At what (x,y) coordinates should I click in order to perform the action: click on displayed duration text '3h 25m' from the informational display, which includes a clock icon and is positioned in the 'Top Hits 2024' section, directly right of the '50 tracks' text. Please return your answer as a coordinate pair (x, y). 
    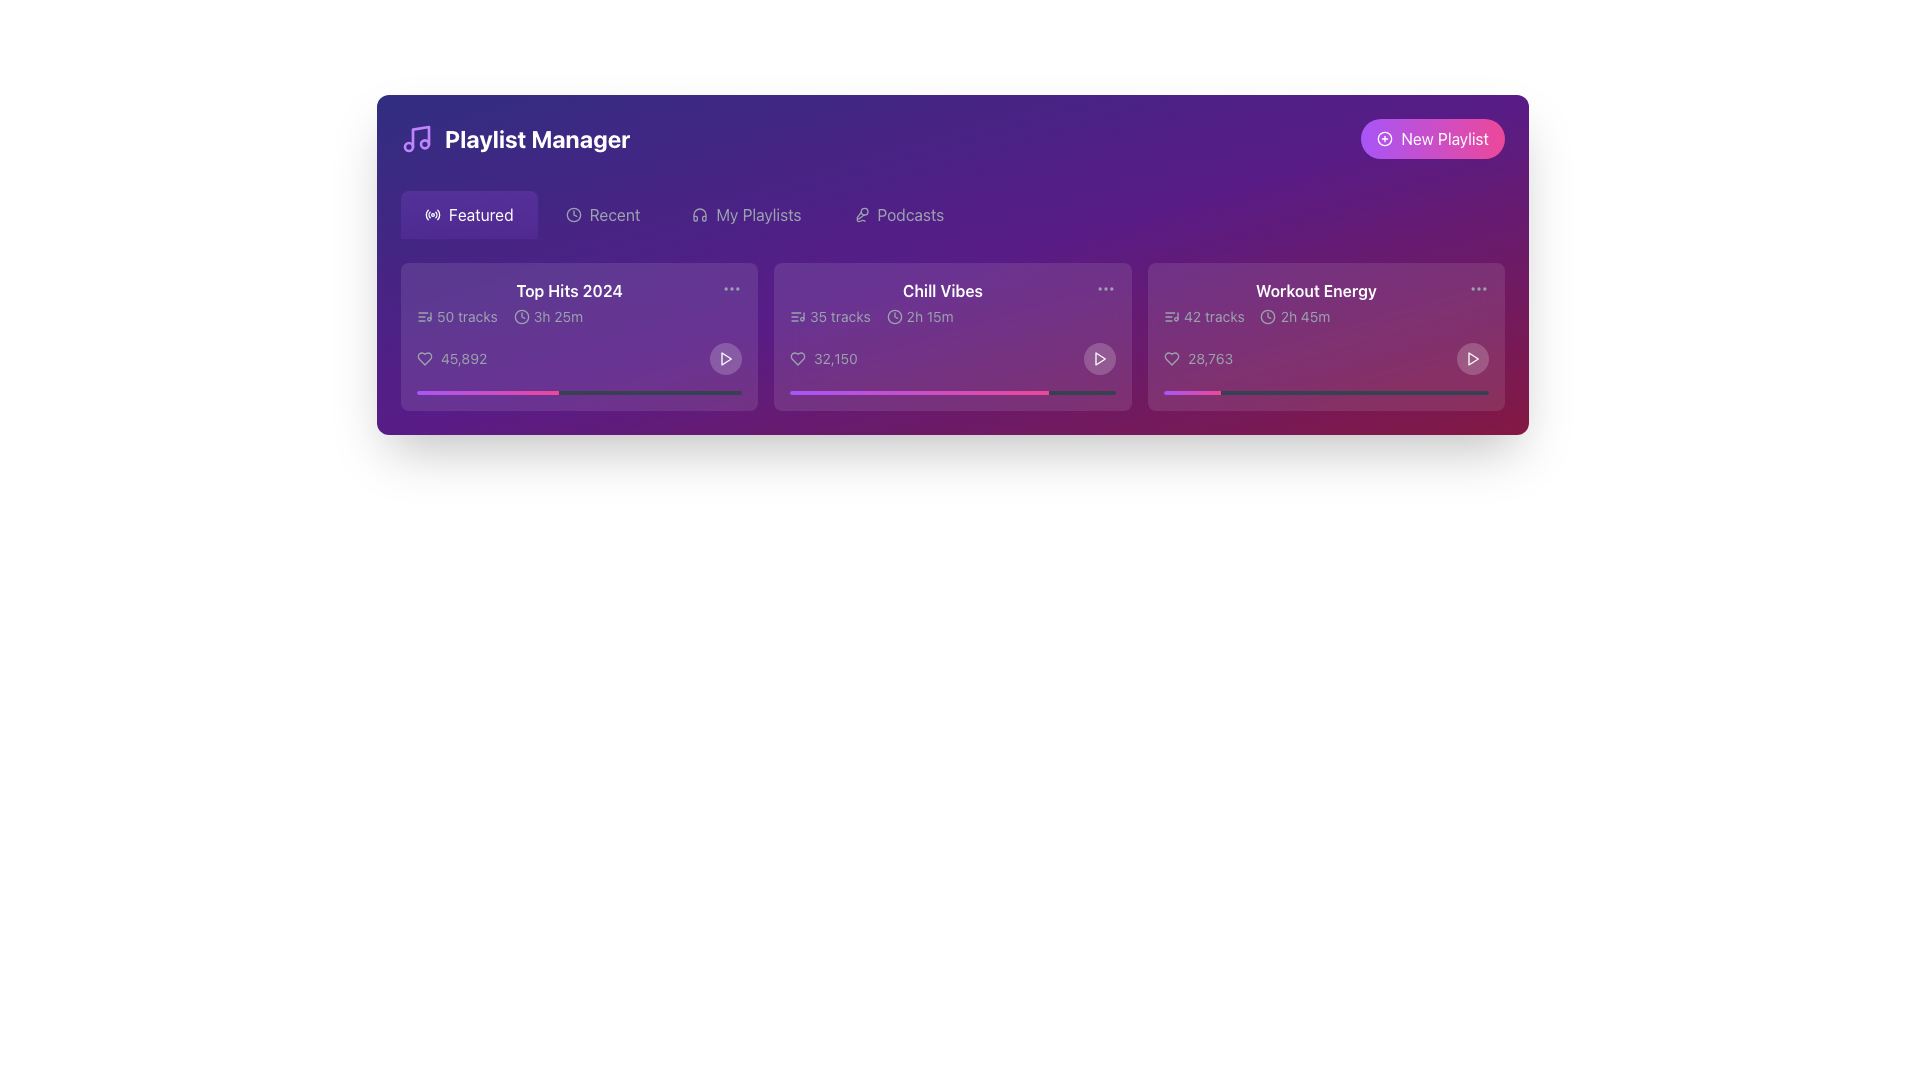
    Looking at the image, I should click on (548, 315).